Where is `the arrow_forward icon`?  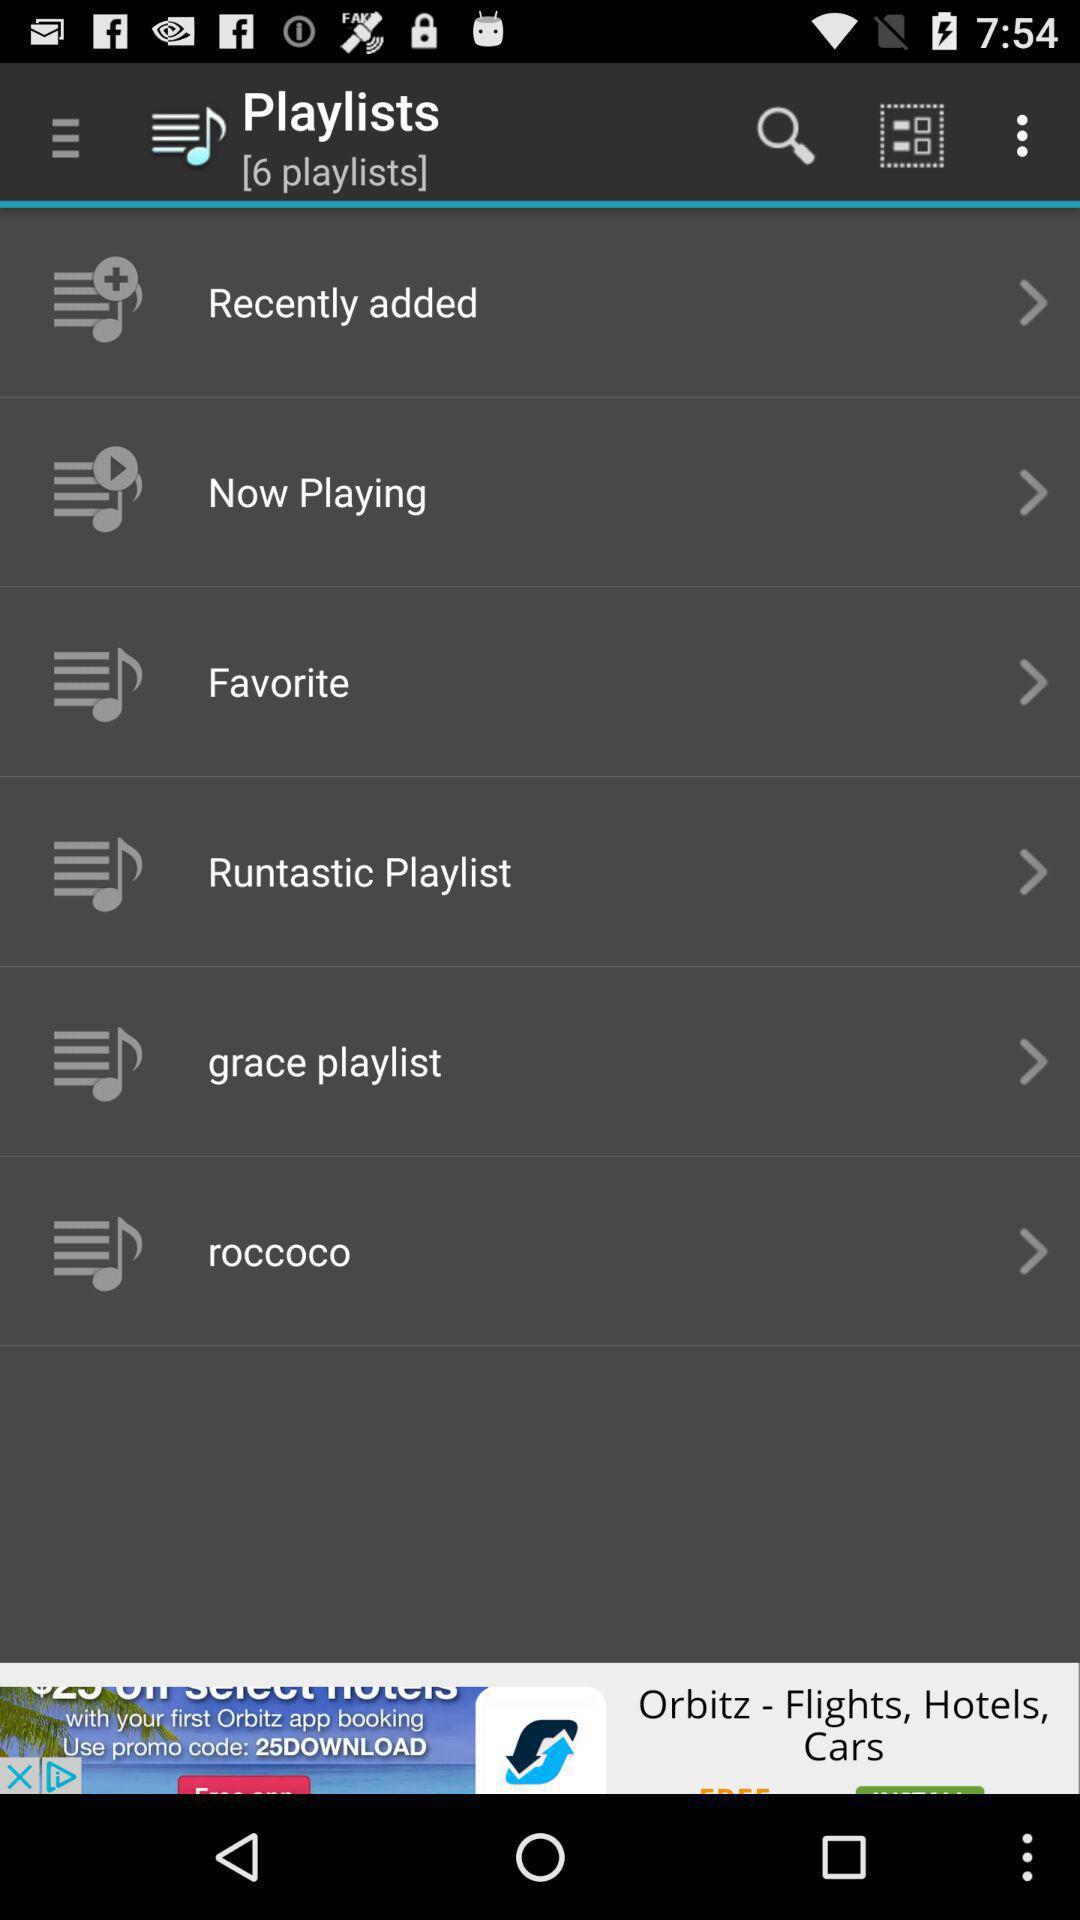
the arrow_forward icon is located at coordinates (993, 1338).